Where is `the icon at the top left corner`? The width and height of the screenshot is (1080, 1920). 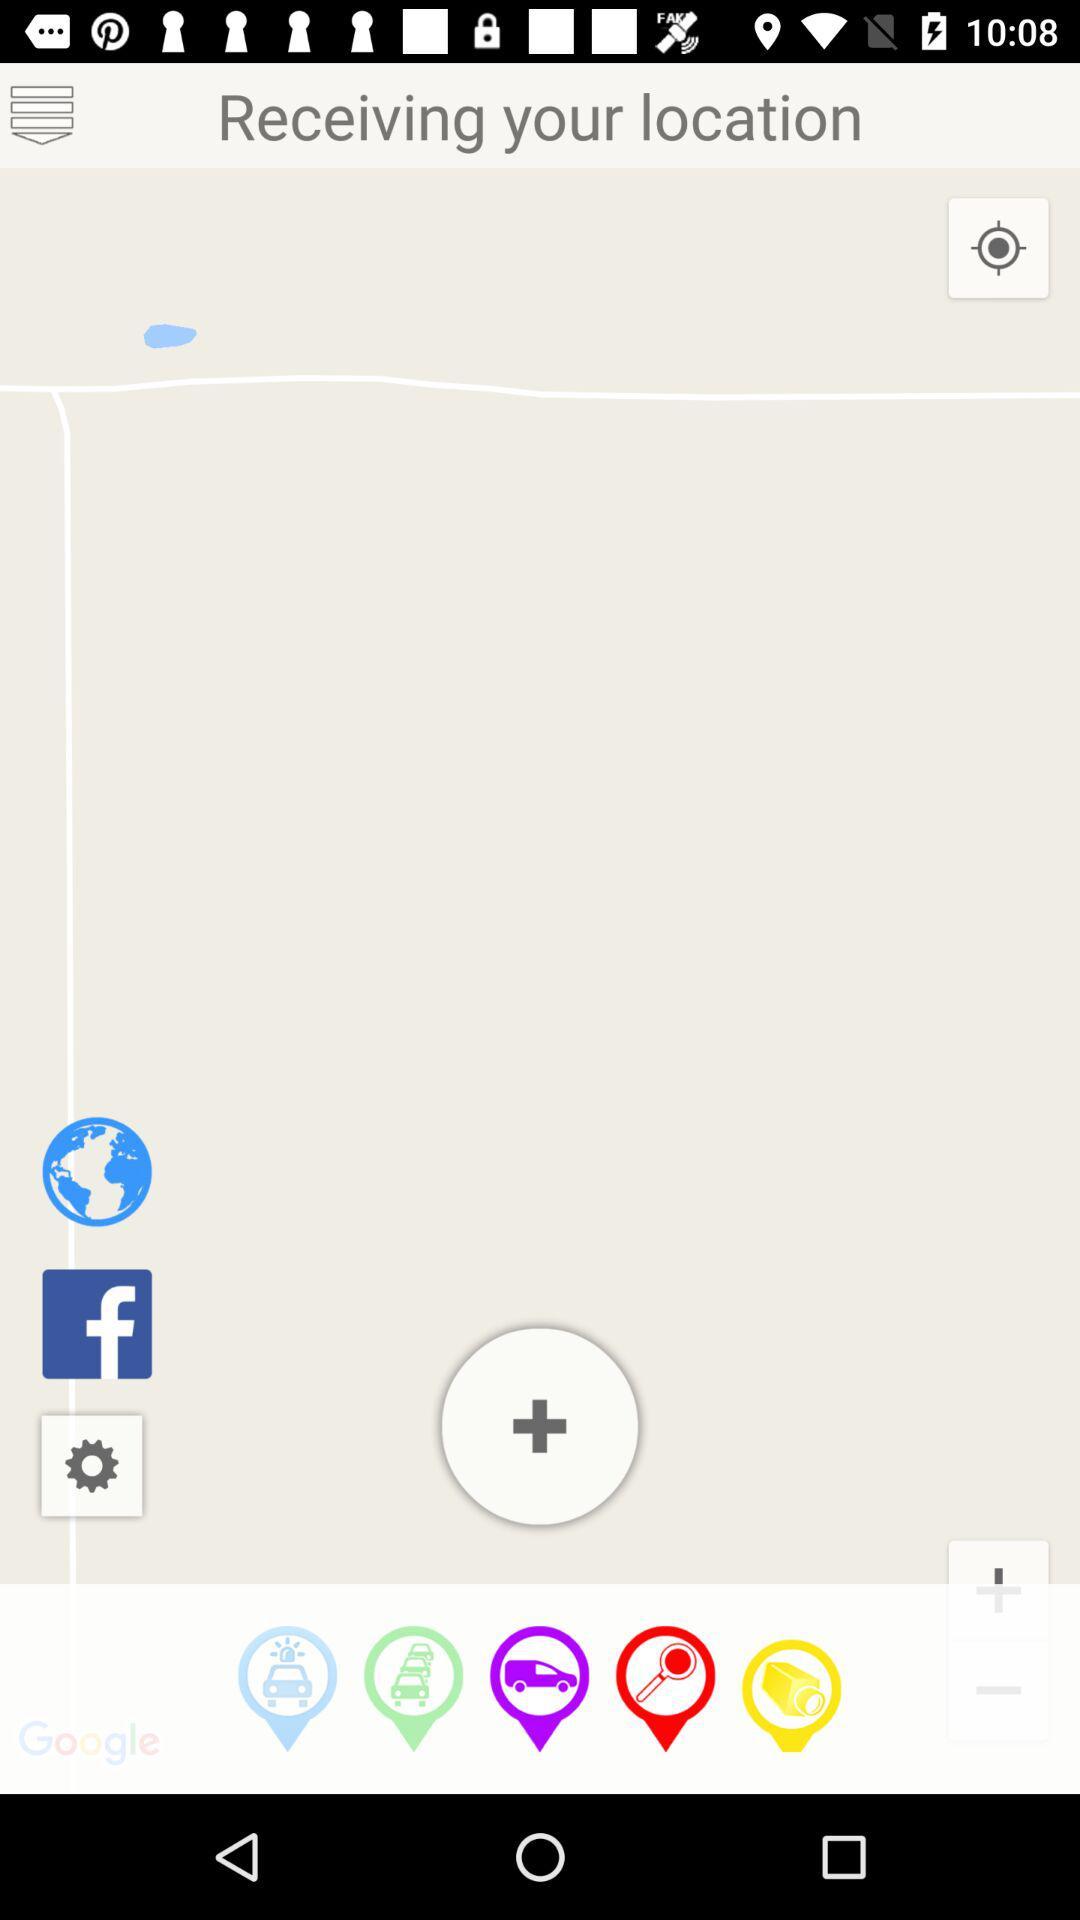 the icon at the top left corner is located at coordinates (42, 114).